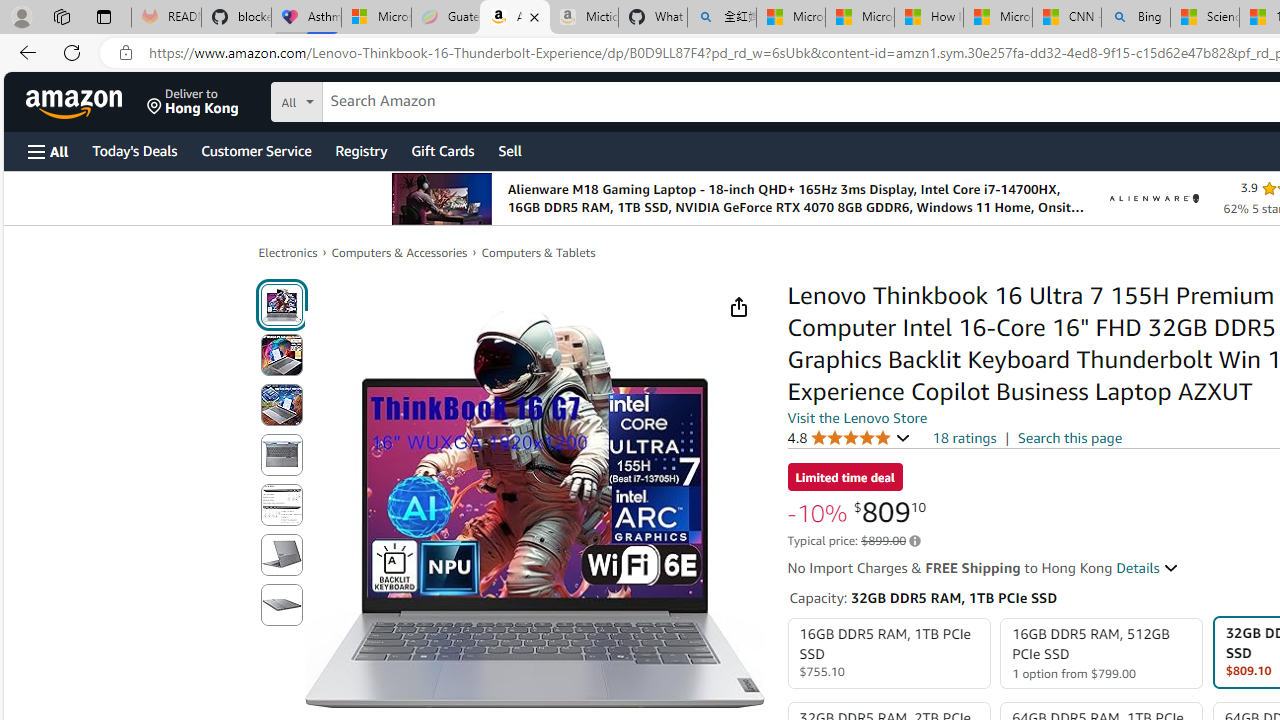 Image resolution: width=1280 pixels, height=720 pixels. Describe the element at coordinates (1069, 436) in the screenshot. I see `'Search this page'` at that location.